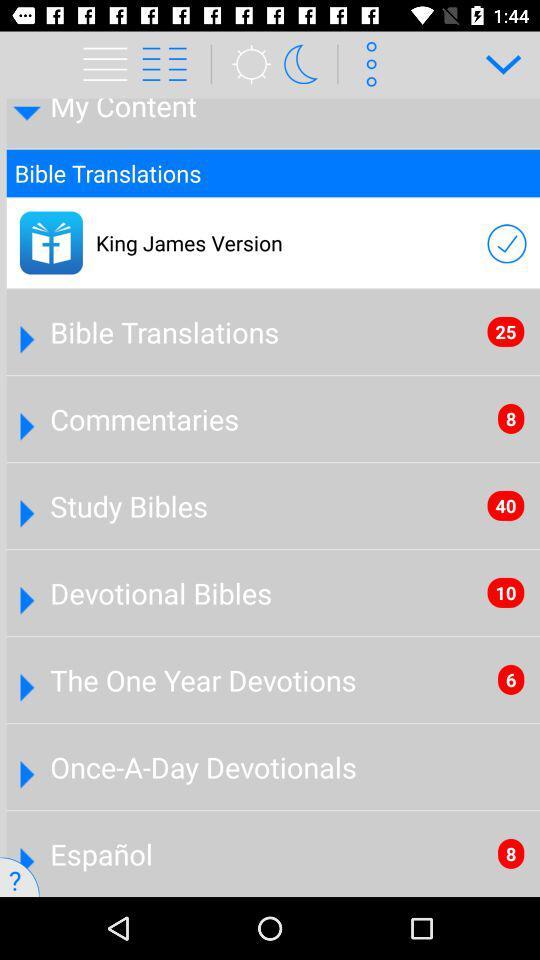 This screenshot has width=540, height=960. Describe the element at coordinates (245, 64) in the screenshot. I see `the weather icon` at that location.